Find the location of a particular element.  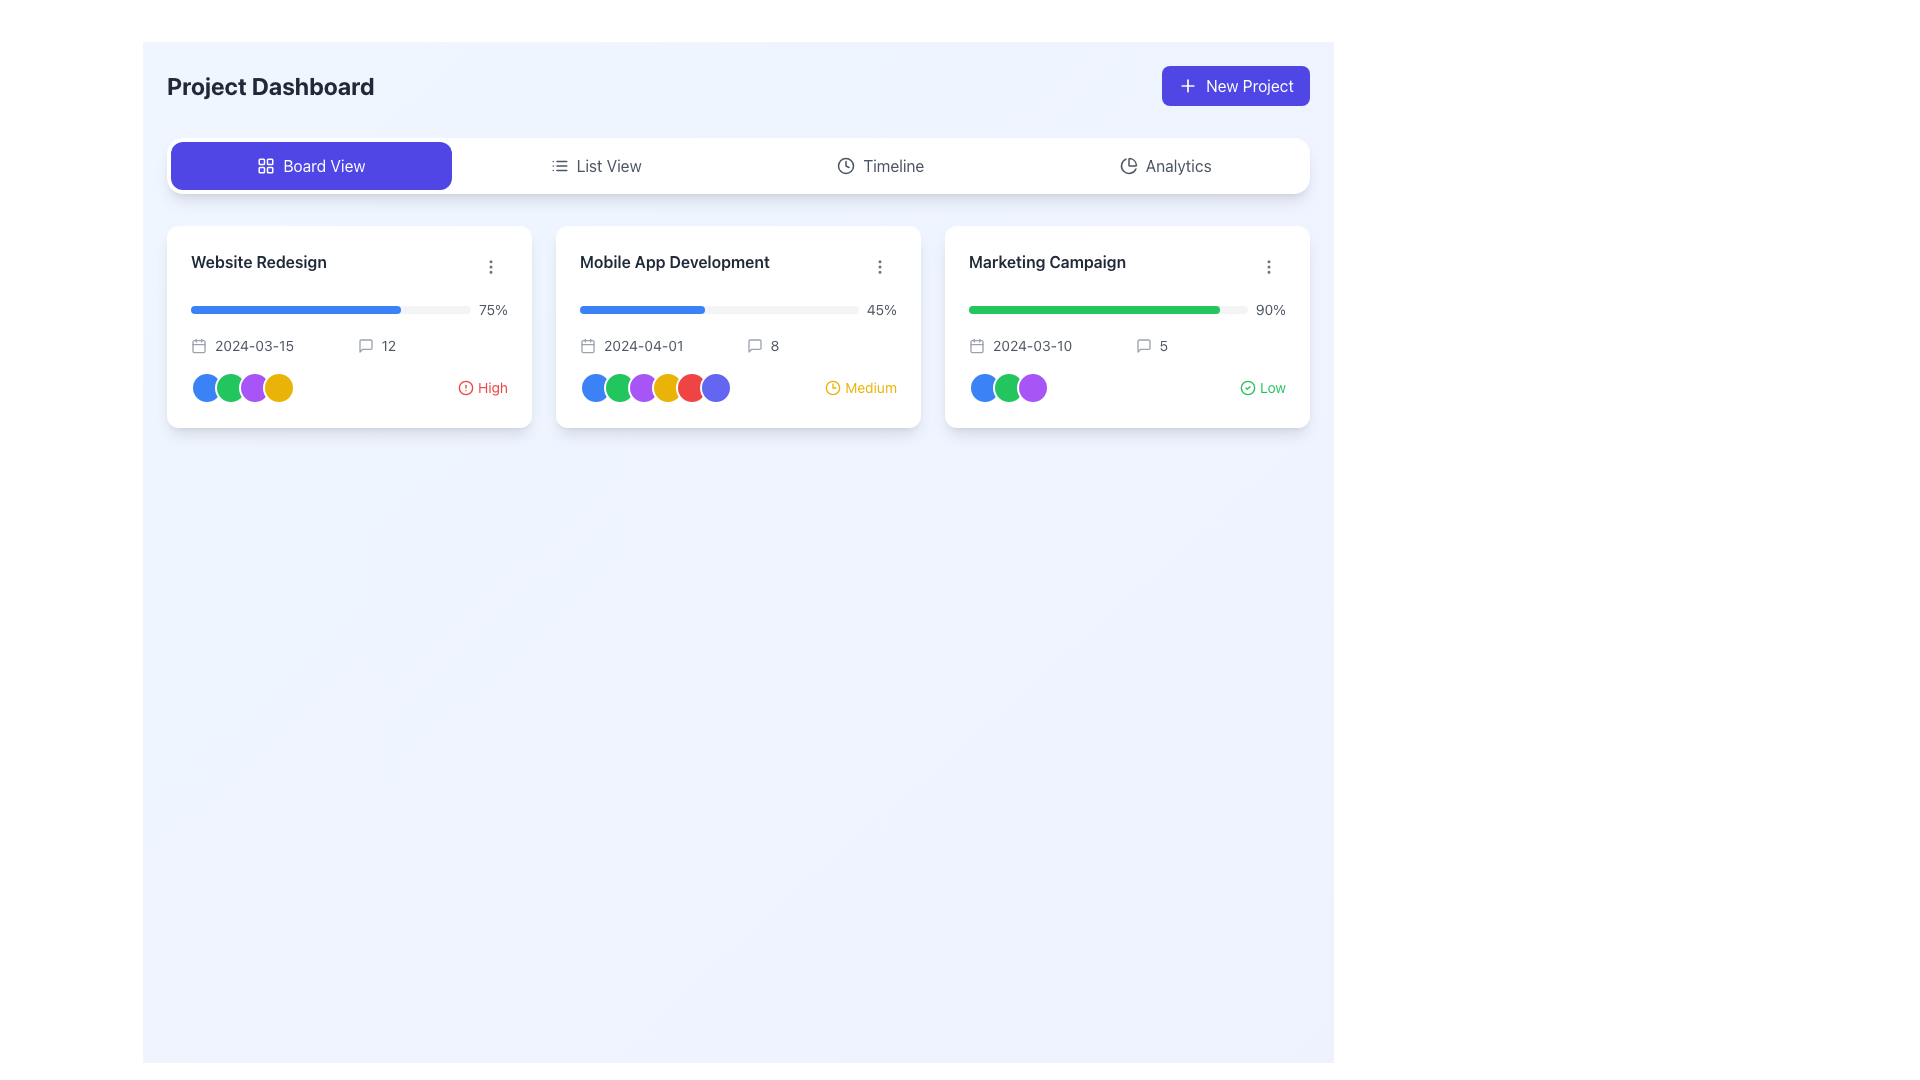

the comment icon located in the lower middle section of the 'Marketing Campaign' card, which displays the date '2024-03-10' and a comment count of '5' is located at coordinates (1127, 345).